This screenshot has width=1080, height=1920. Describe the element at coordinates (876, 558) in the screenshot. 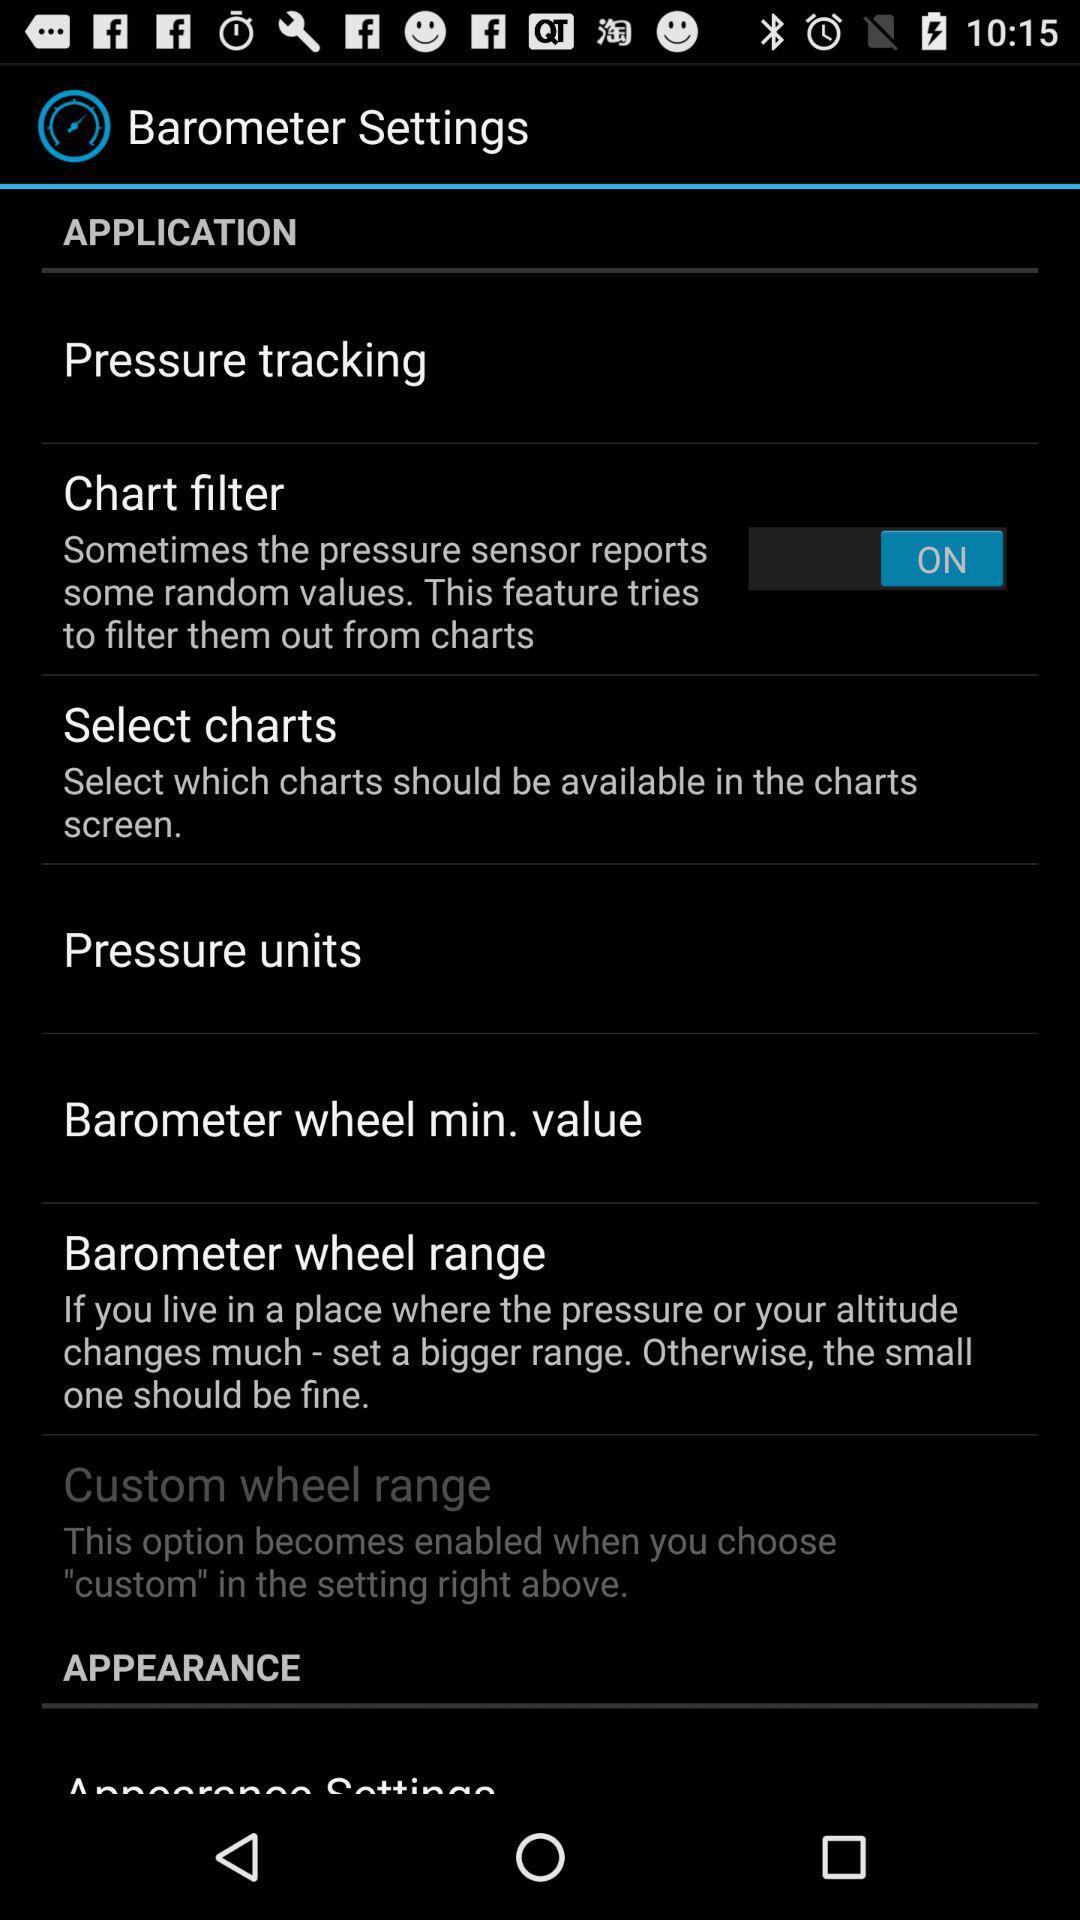

I see `the icon to the right of the sometimes the pressure icon` at that location.